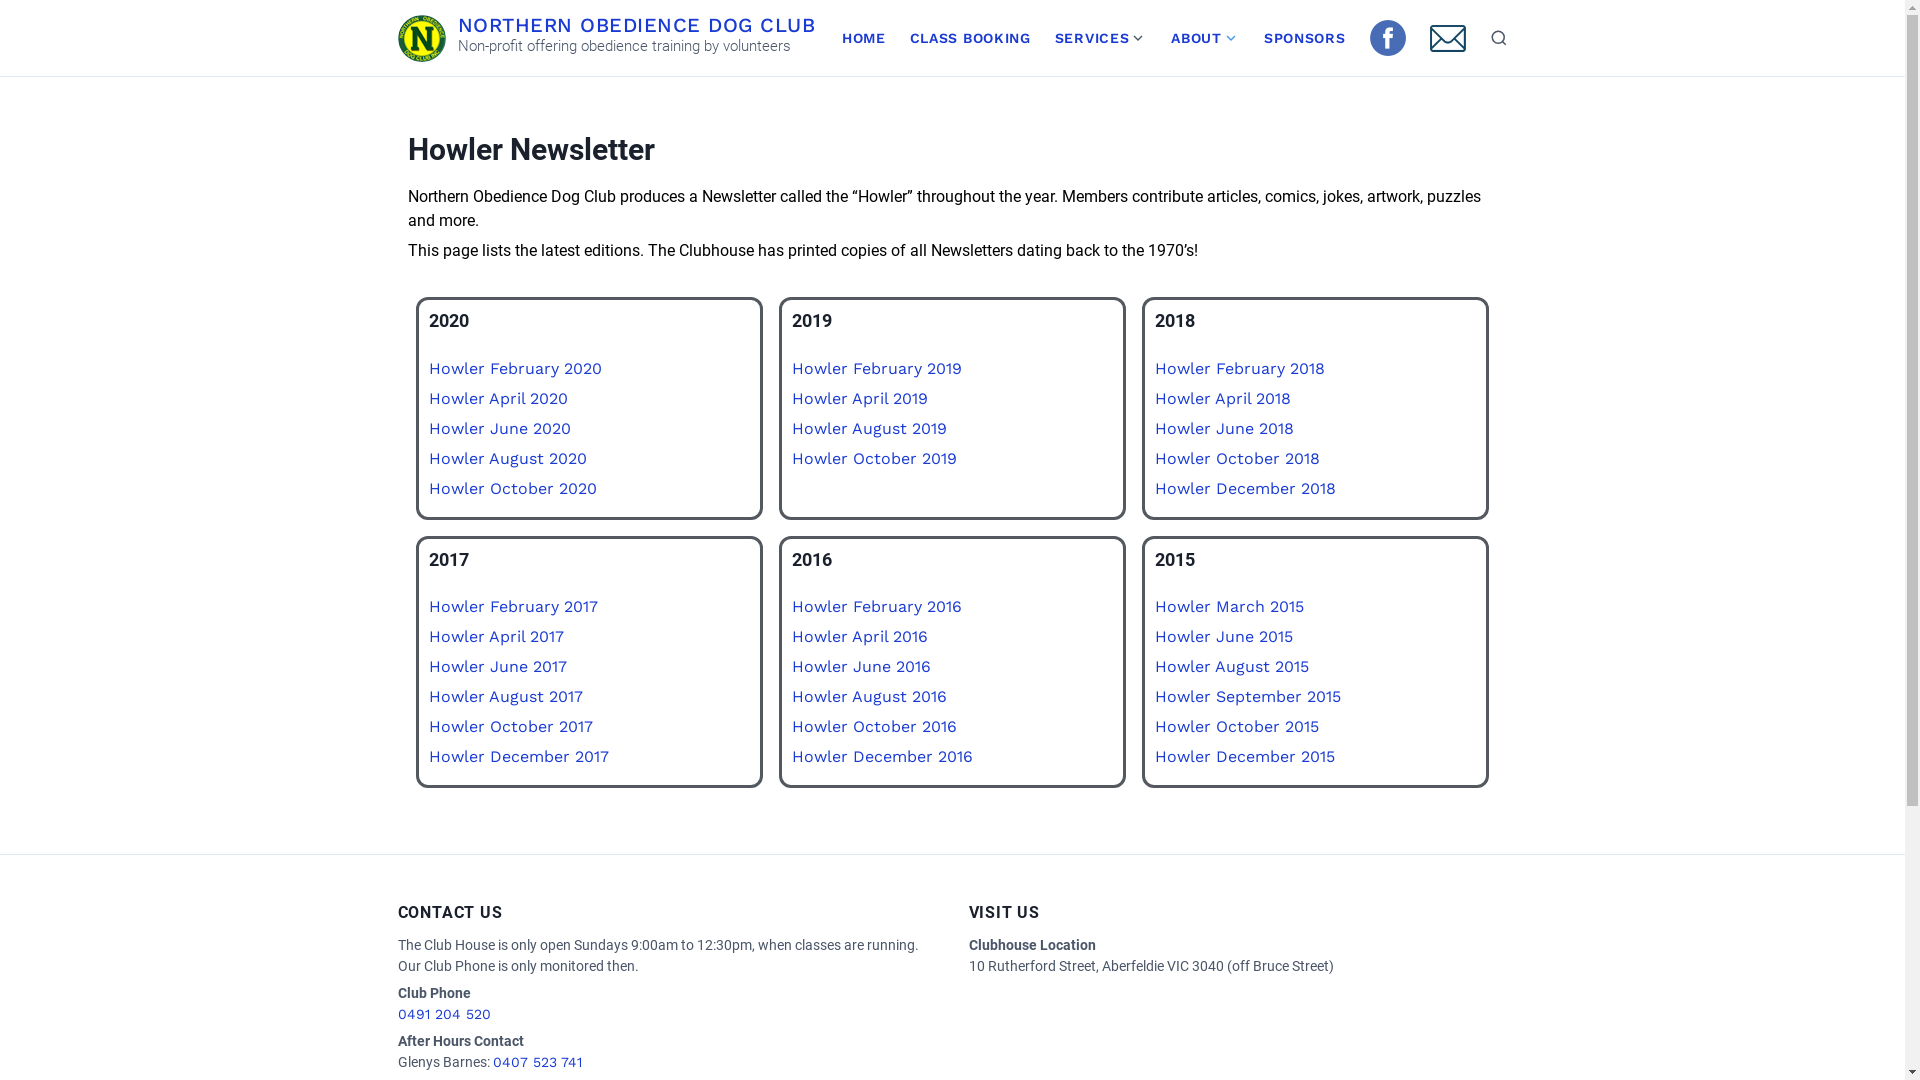  Describe the element at coordinates (1222, 397) in the screenshot. I see `'Howler April 2018'` at that location.